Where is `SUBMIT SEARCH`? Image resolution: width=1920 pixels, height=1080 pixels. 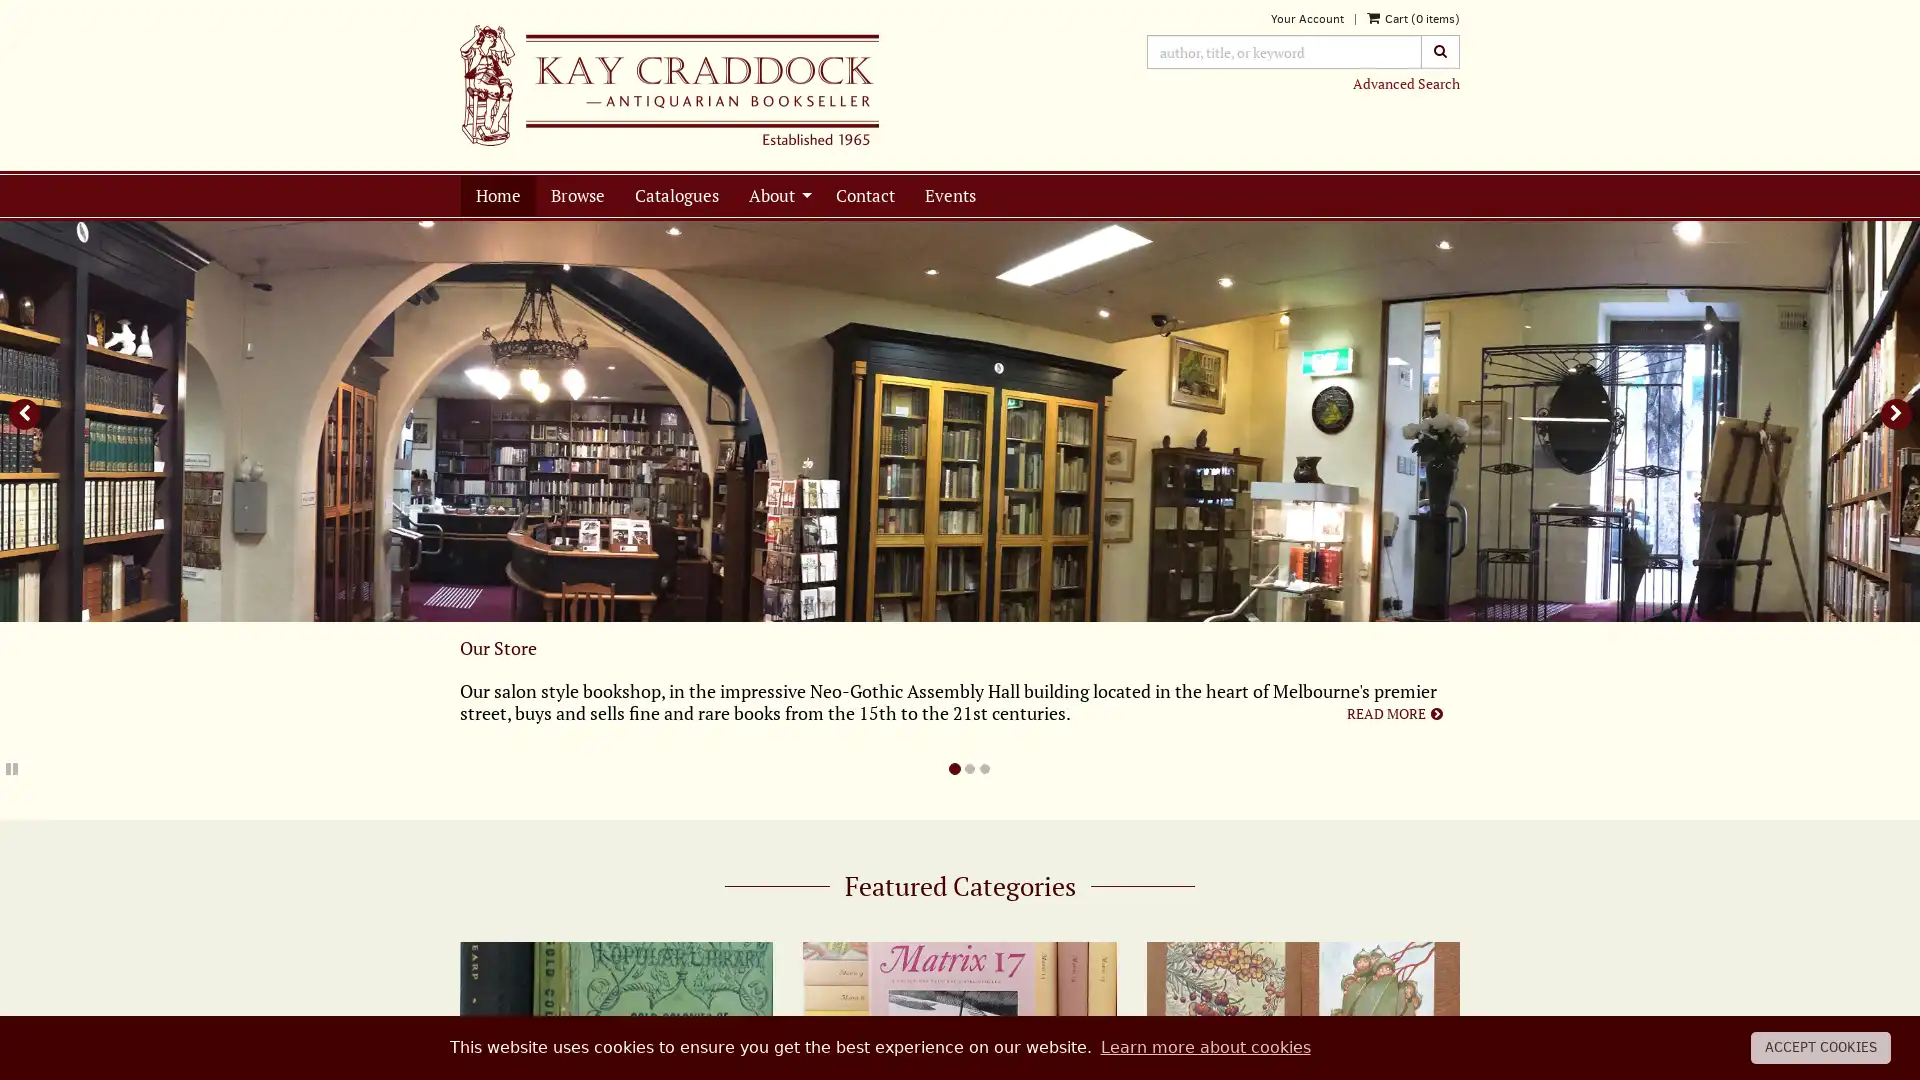
SUBMIT SEARCH is located at coordinates (1438, 50).